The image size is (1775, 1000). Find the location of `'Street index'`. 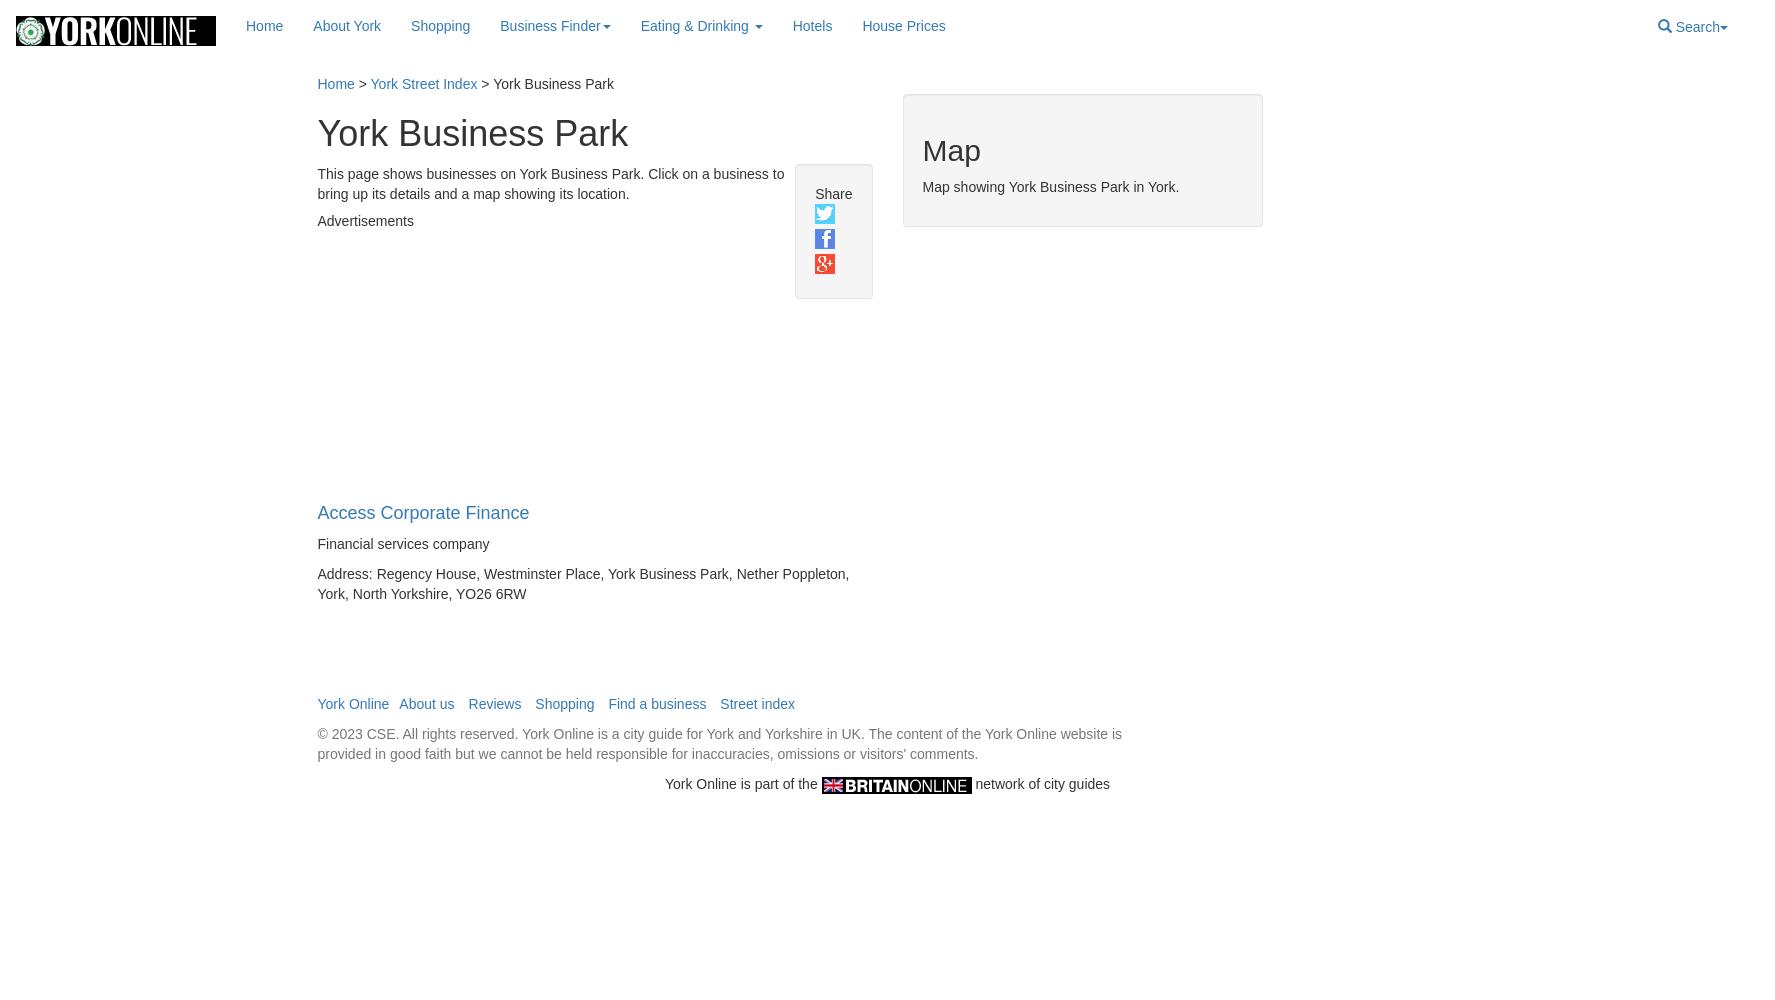

'Street index' is located at coordinates (757, 703).